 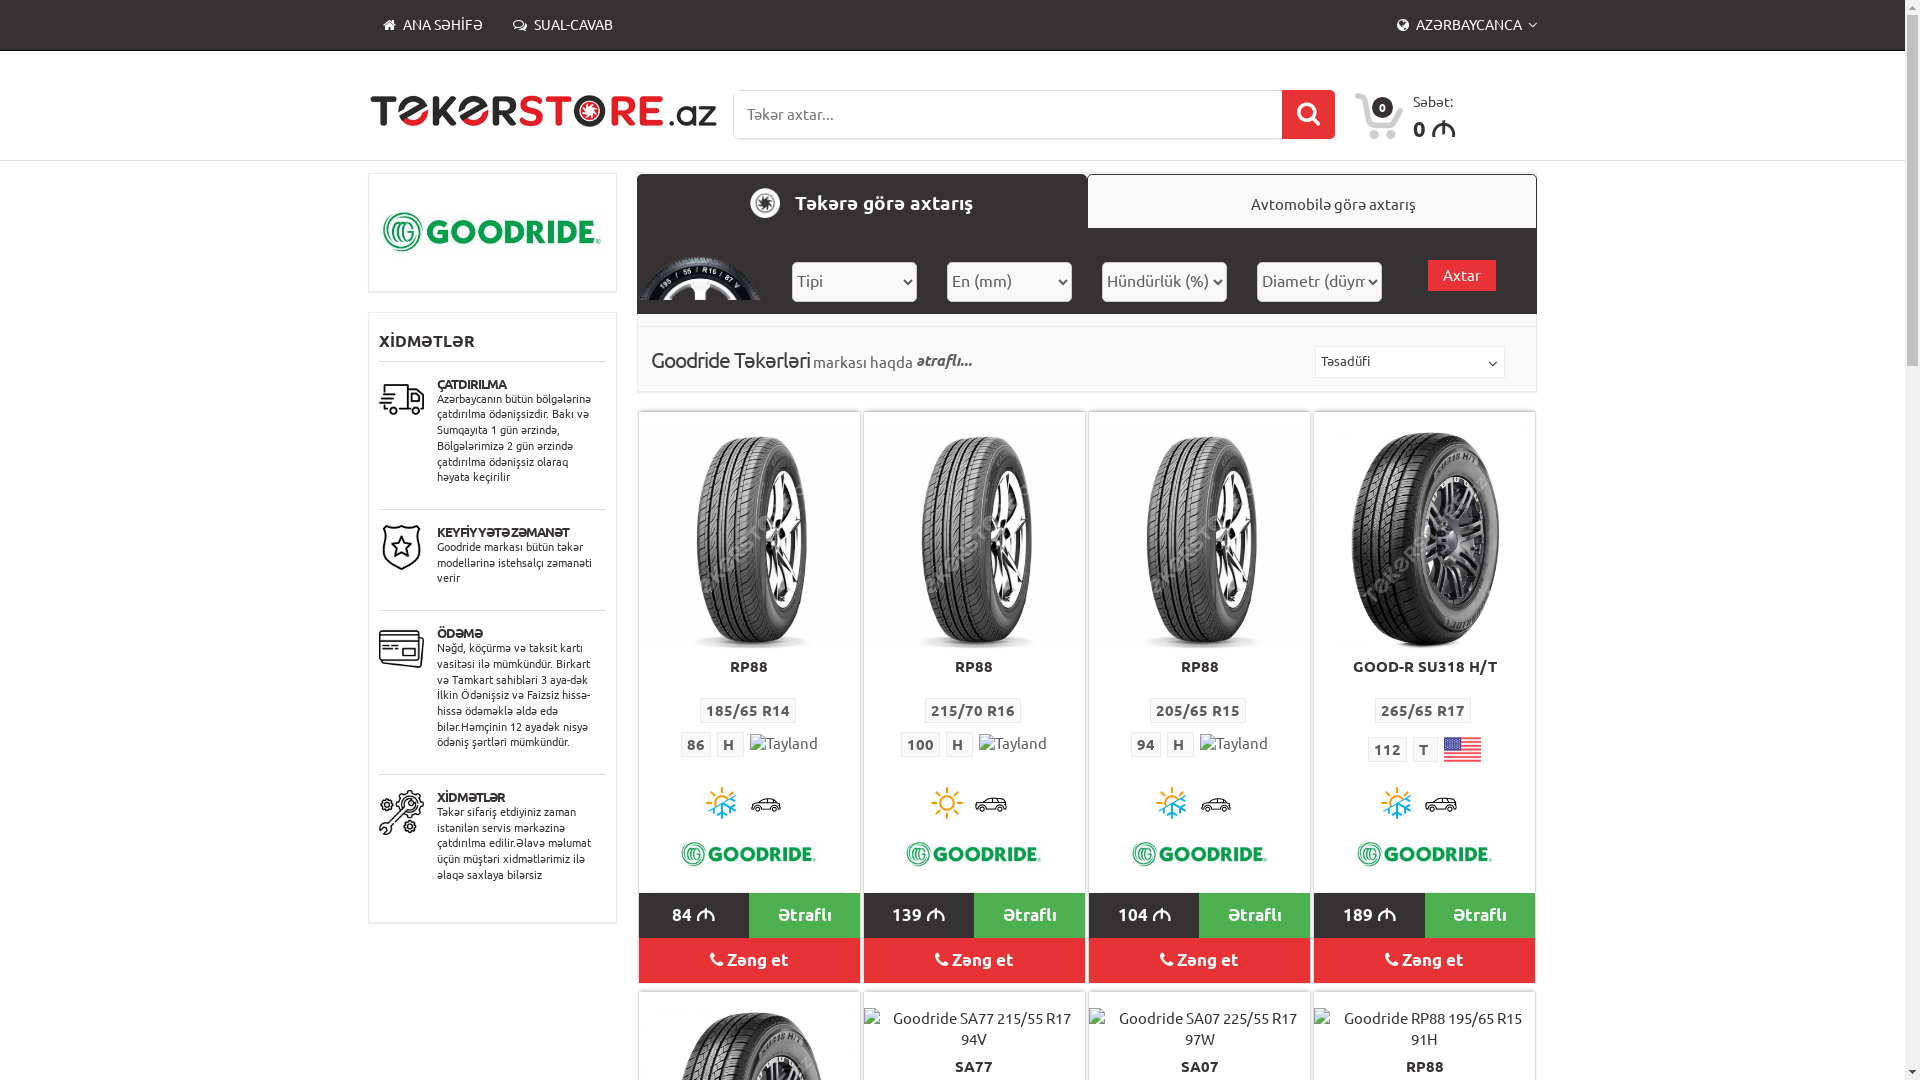 What do you see at coordinates (561, 24) in the screenshot?
I see `'SUAL-CAVAB'` at bounding box center [561, 24].